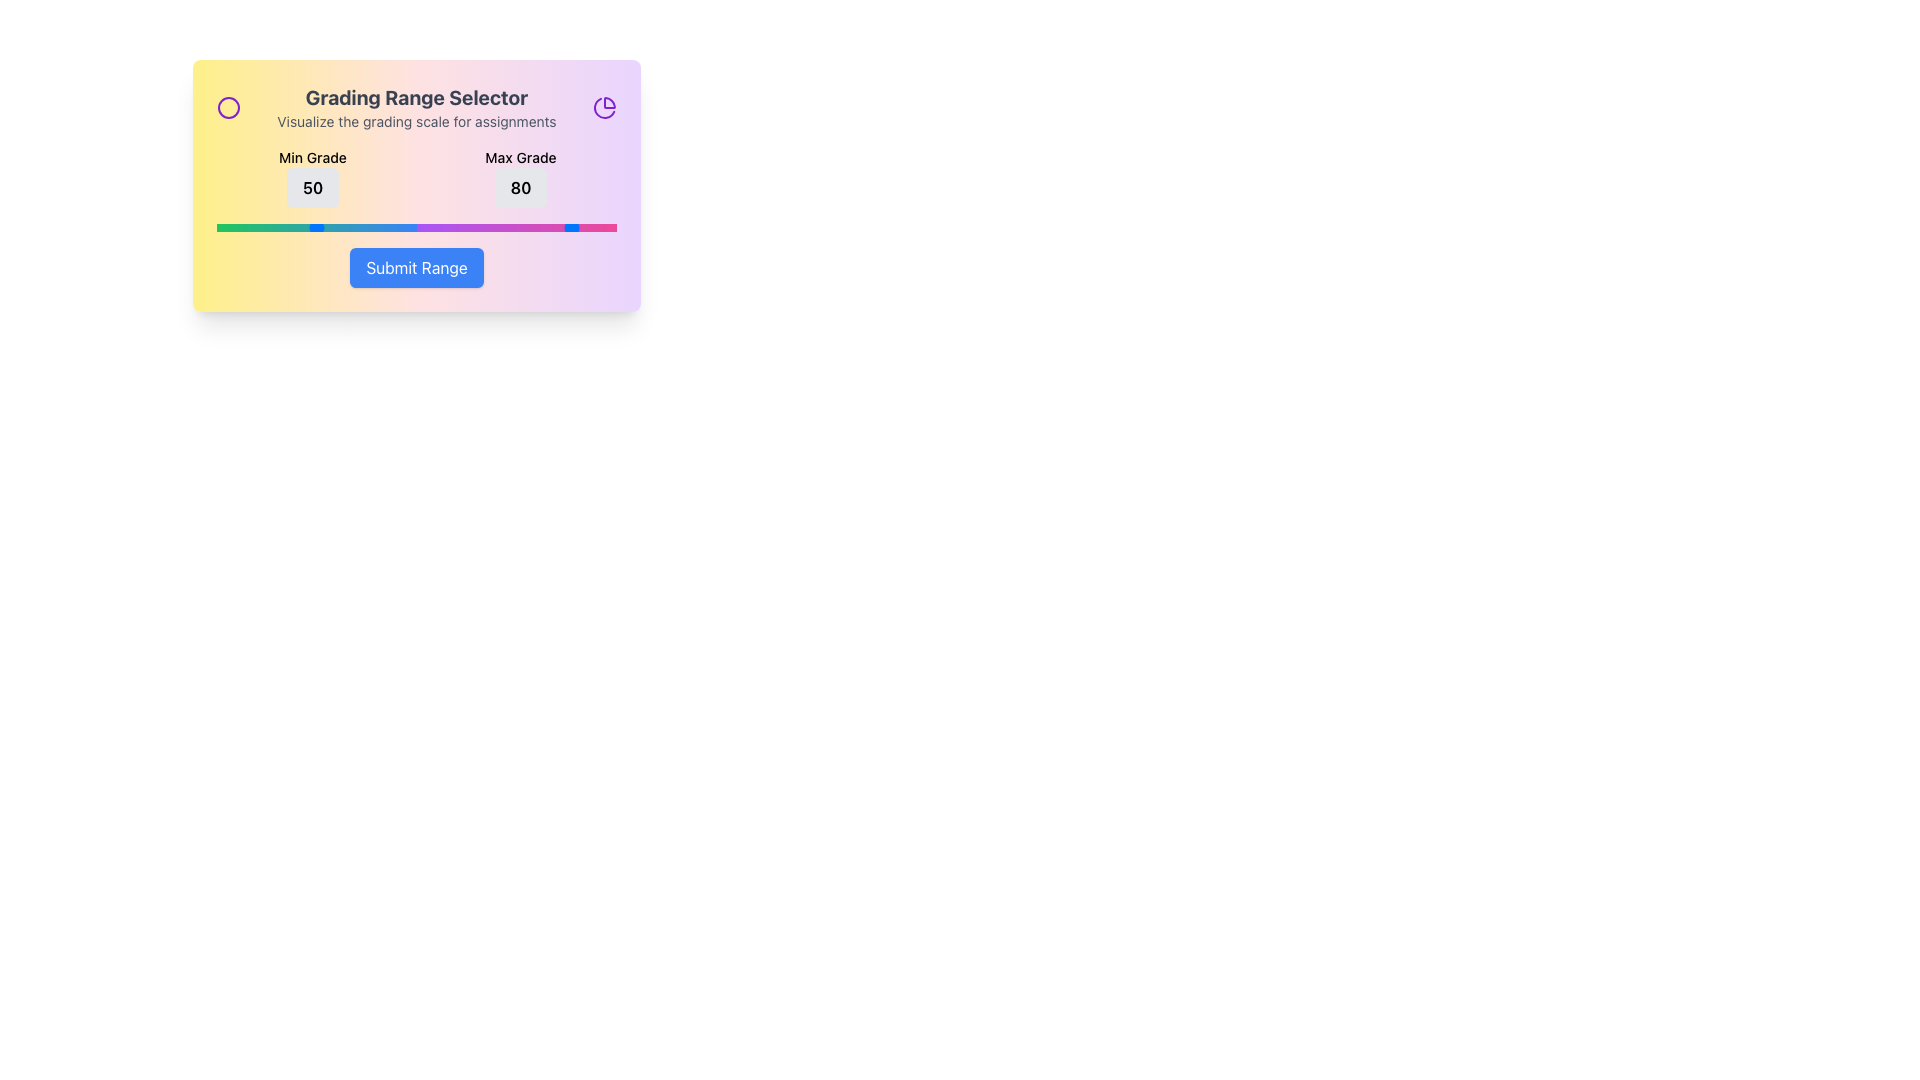  What do you see at coordinates (229, 108) in the screenshot?
I see `the inner circle icon located at the top left corner of the yellow-gradient card within the interface` at bounding box center [229, 108].